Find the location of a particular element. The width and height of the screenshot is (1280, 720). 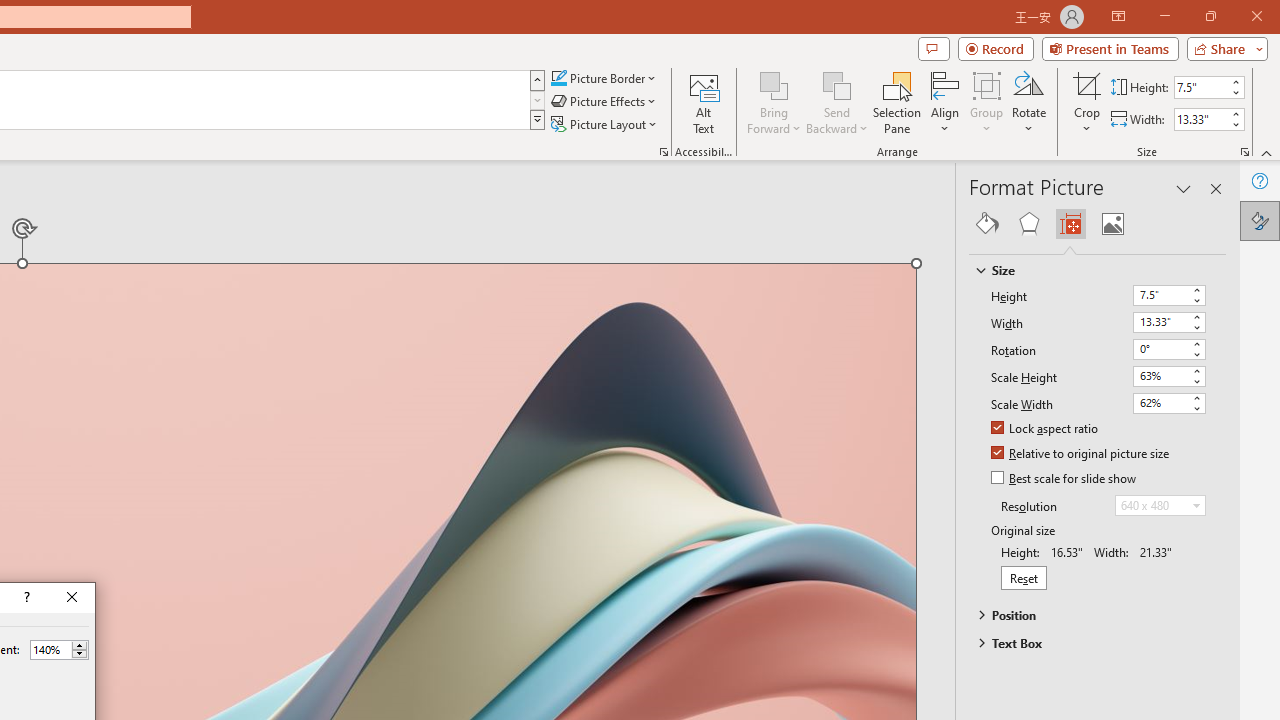

'Picture...' is located at coordinates (663, 150).